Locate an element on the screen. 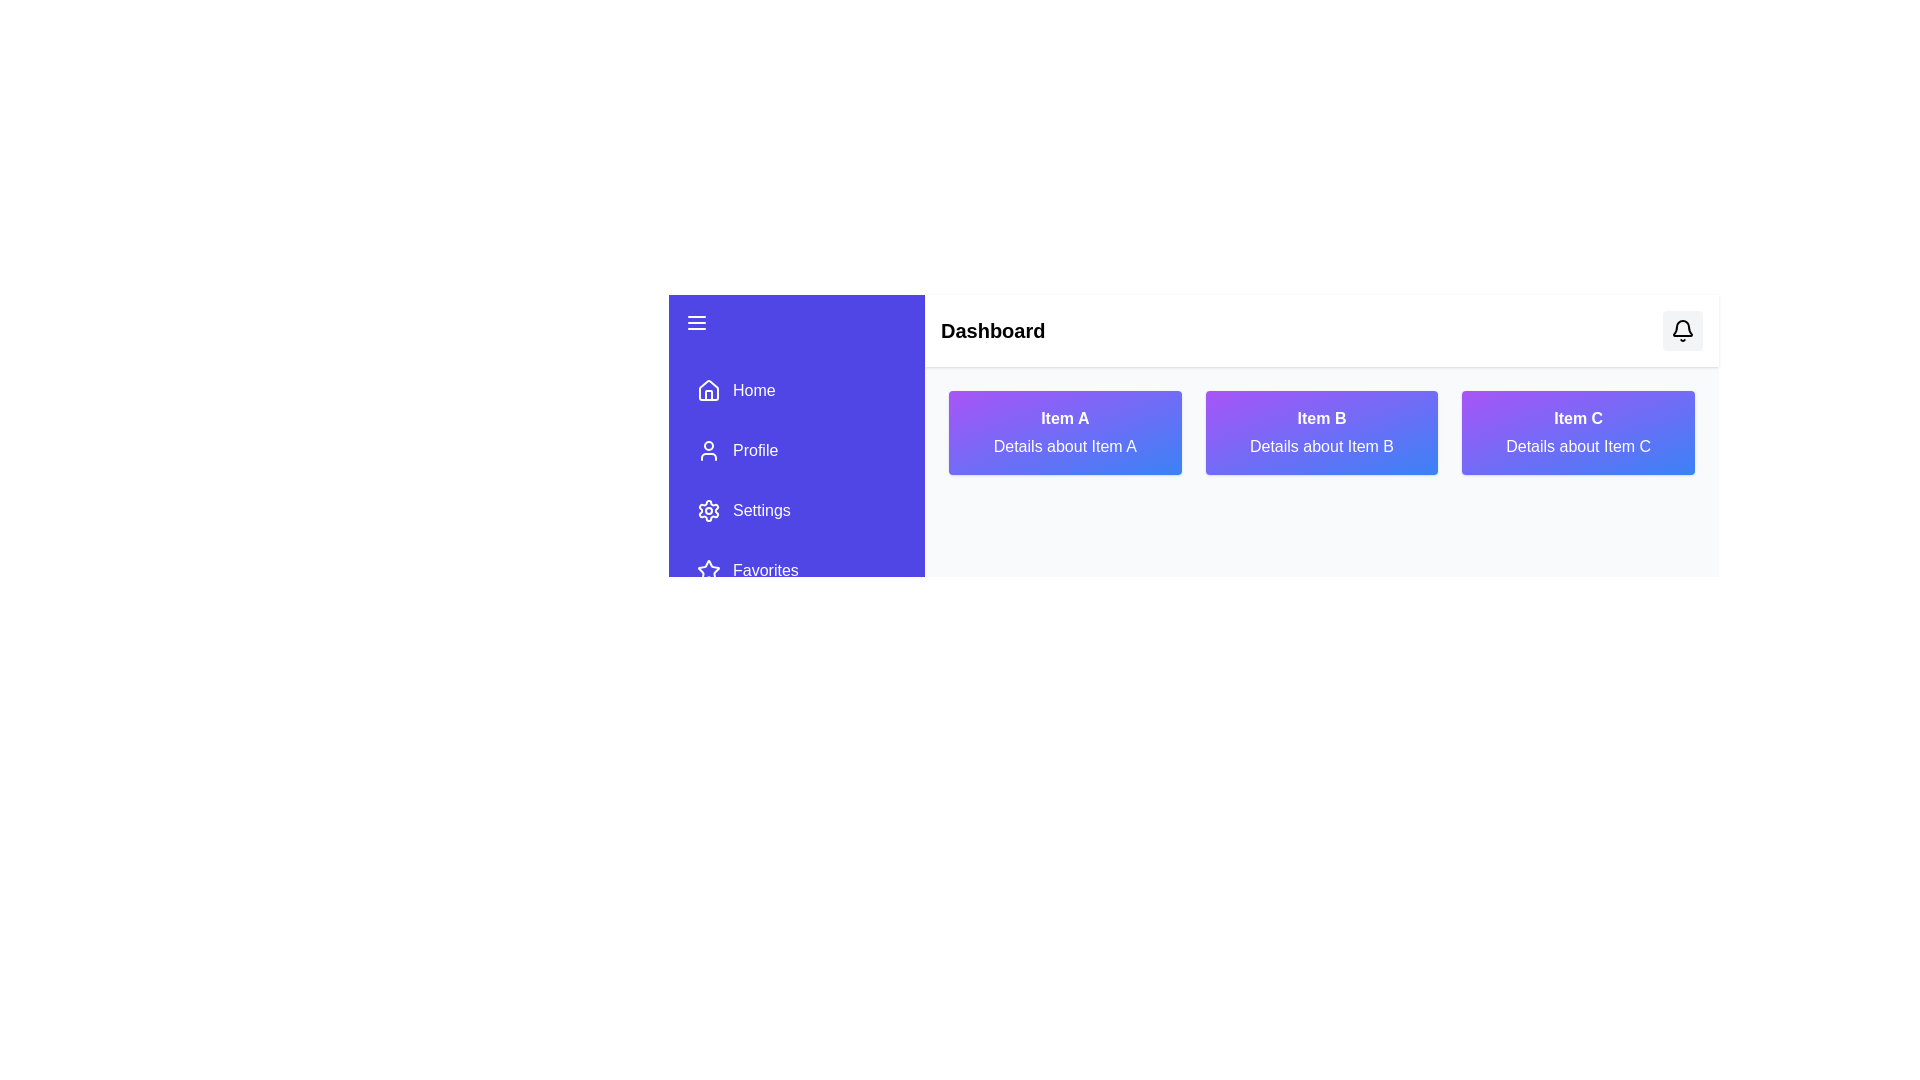 This screenshot has height=1080, width=1920. the notification button located at the top-right corner of the header area, positioned after the 'Dashboard' text is located at coordinates (1682, 330).